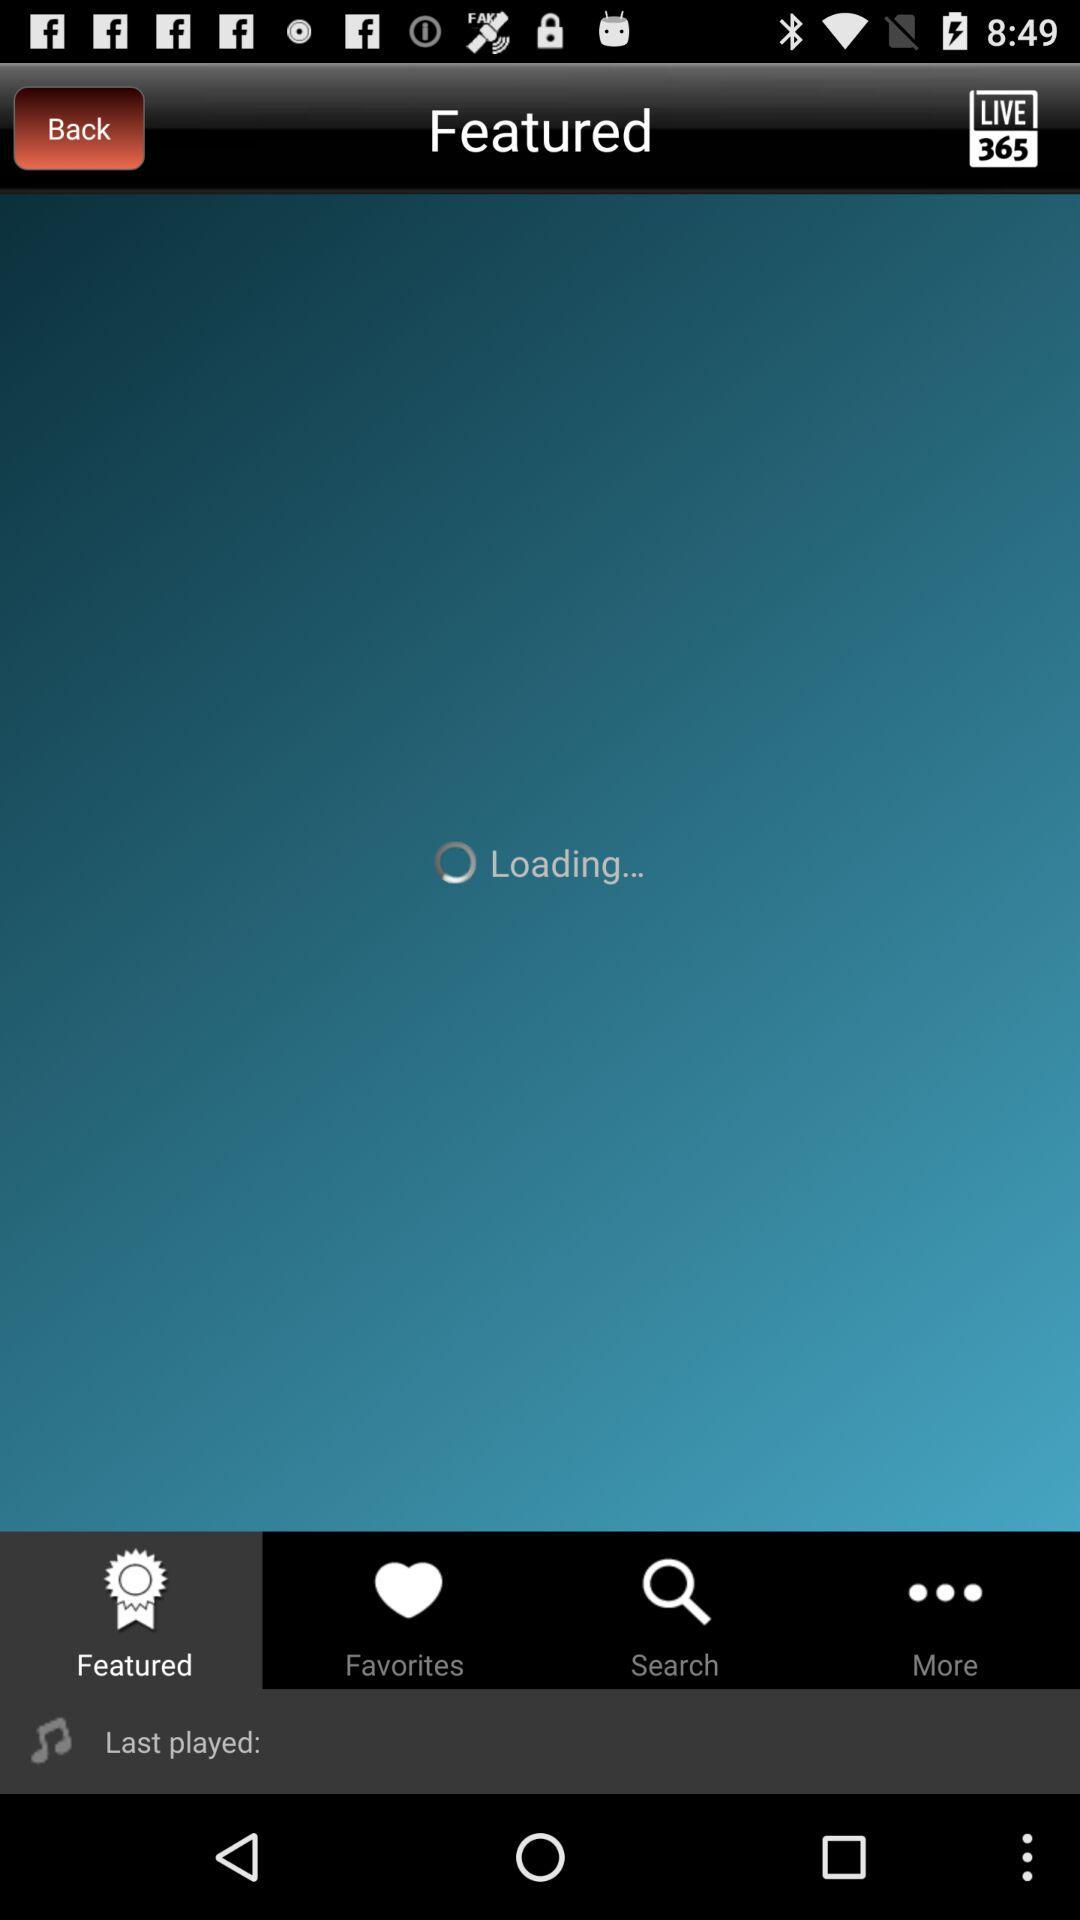 The image size is (1080, 1920). Describe the element at coordinates (78, 127) in the screenshot. I see `the back icon` at that location.